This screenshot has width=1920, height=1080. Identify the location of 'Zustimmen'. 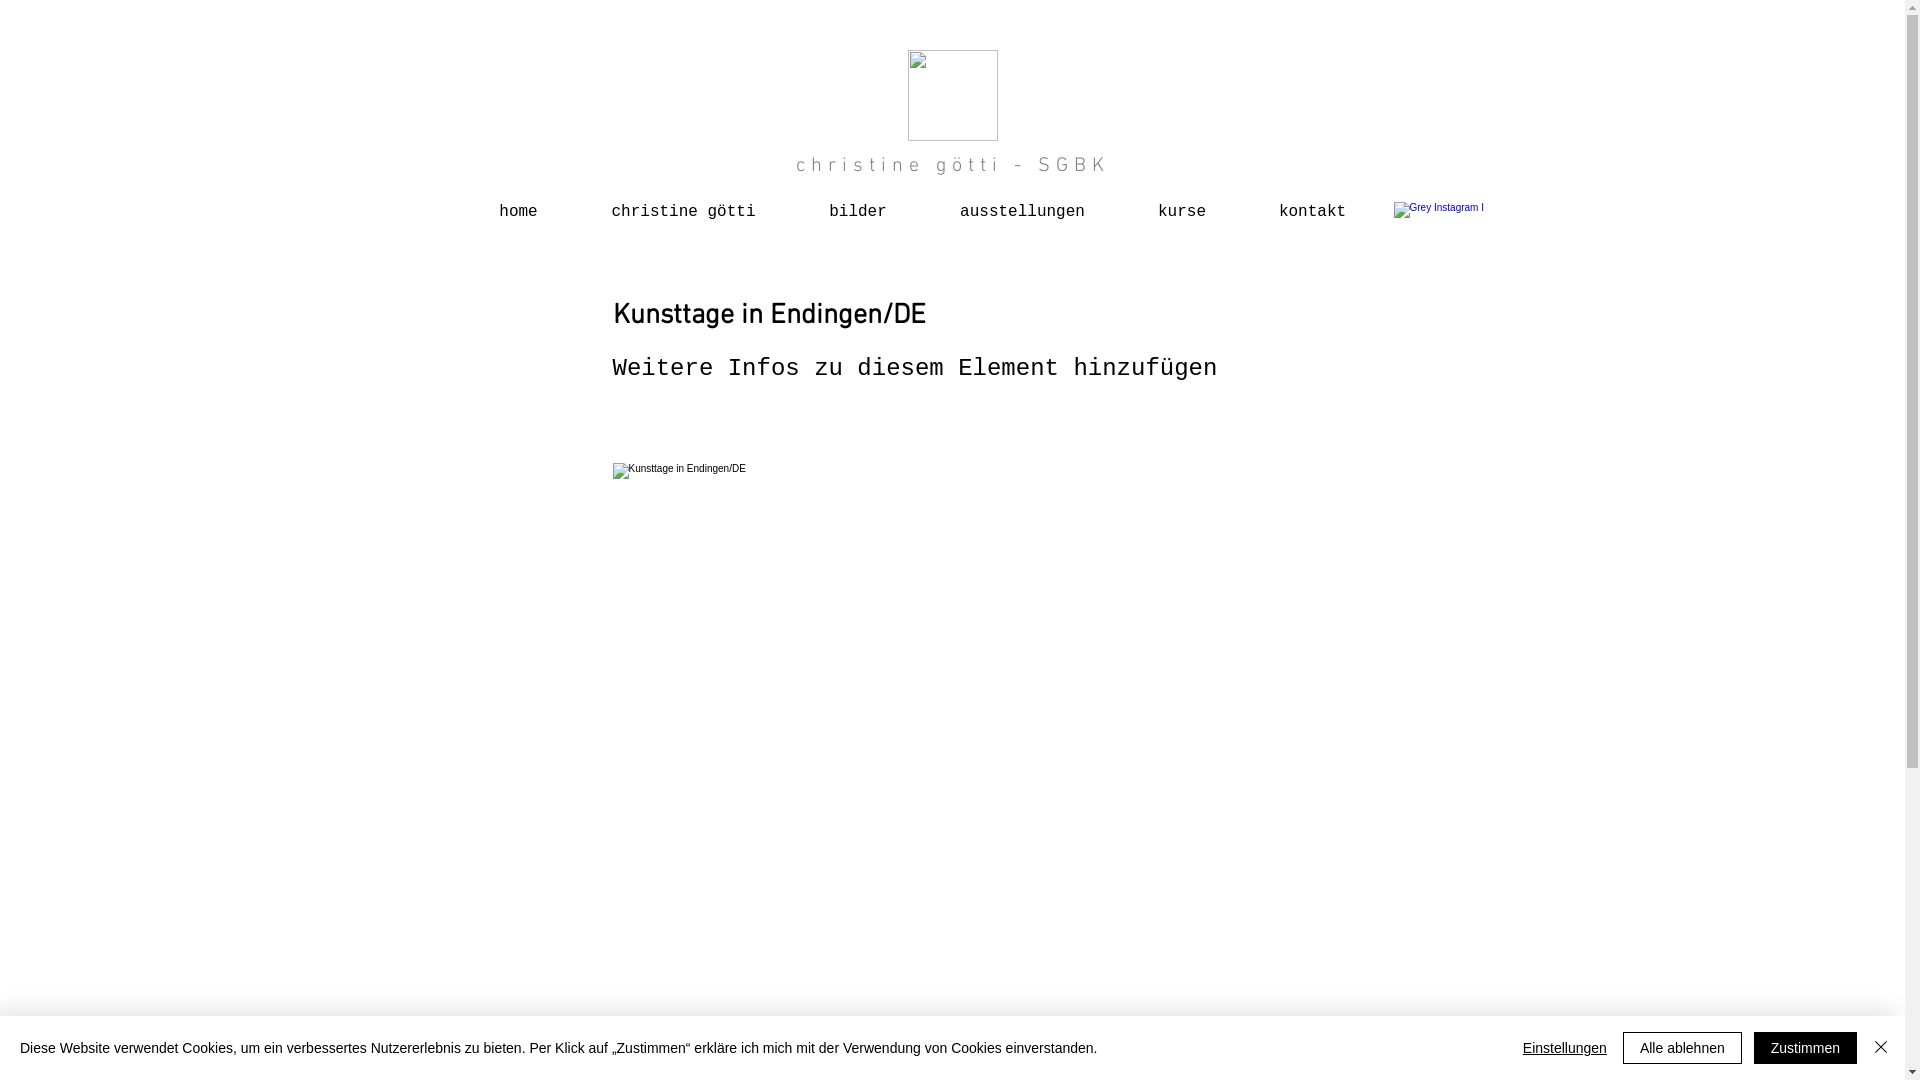
(1805, 1047).